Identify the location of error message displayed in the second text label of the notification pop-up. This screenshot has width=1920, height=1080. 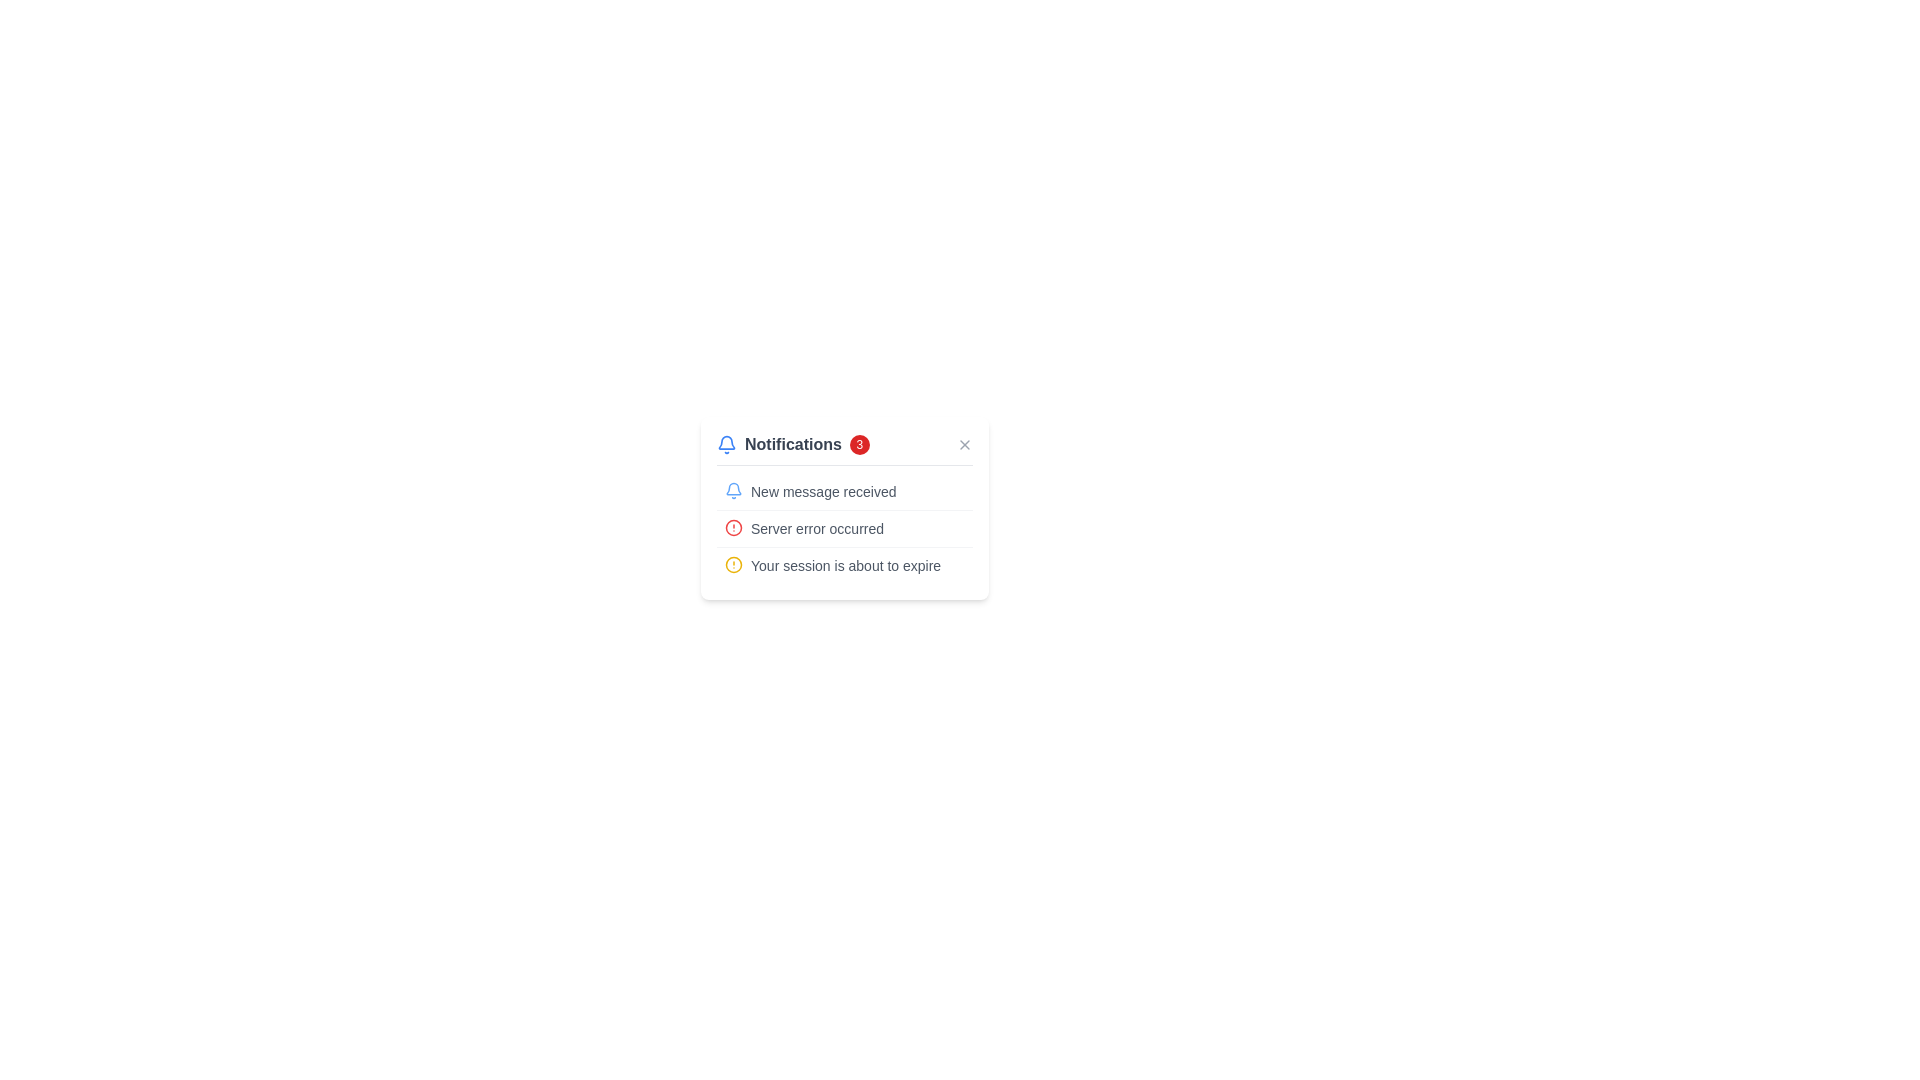
(817, 527).